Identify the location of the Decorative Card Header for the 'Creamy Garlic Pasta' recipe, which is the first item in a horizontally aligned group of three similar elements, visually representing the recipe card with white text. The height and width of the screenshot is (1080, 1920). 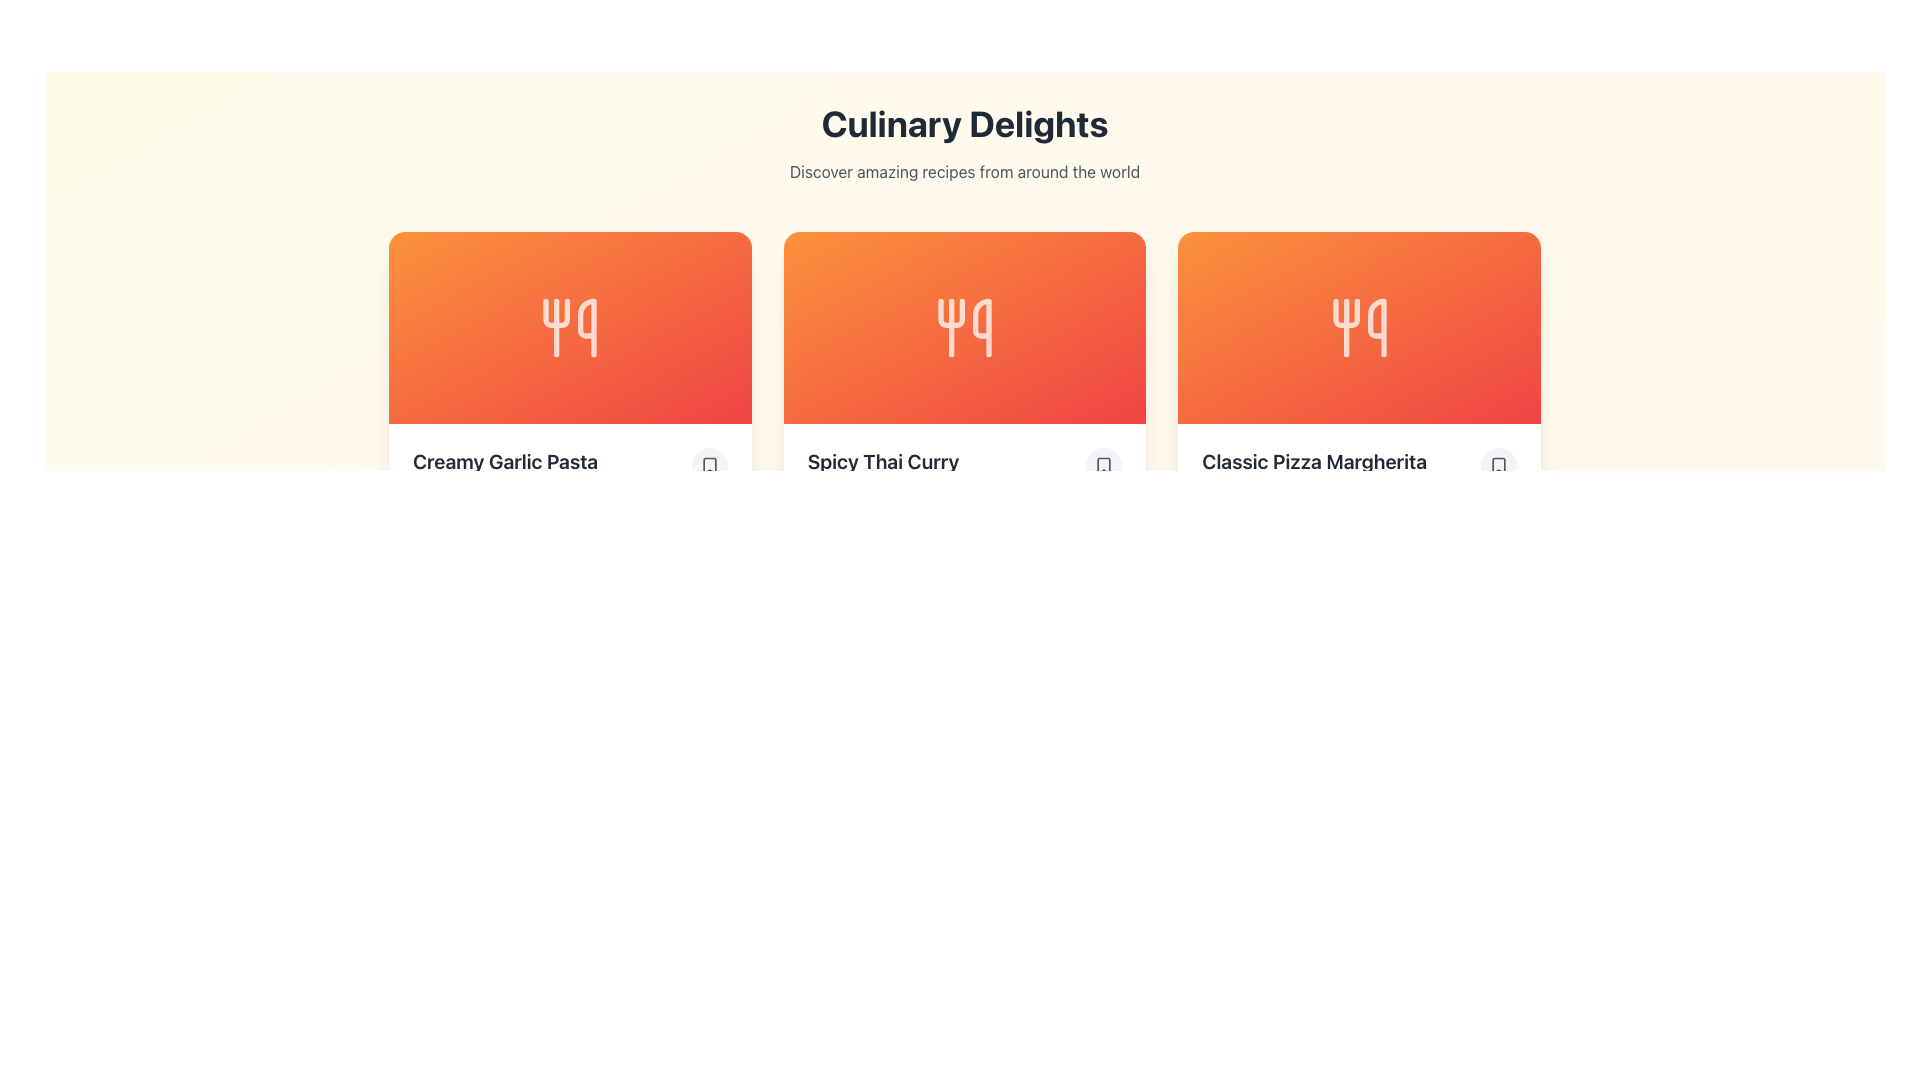
(569, 326).